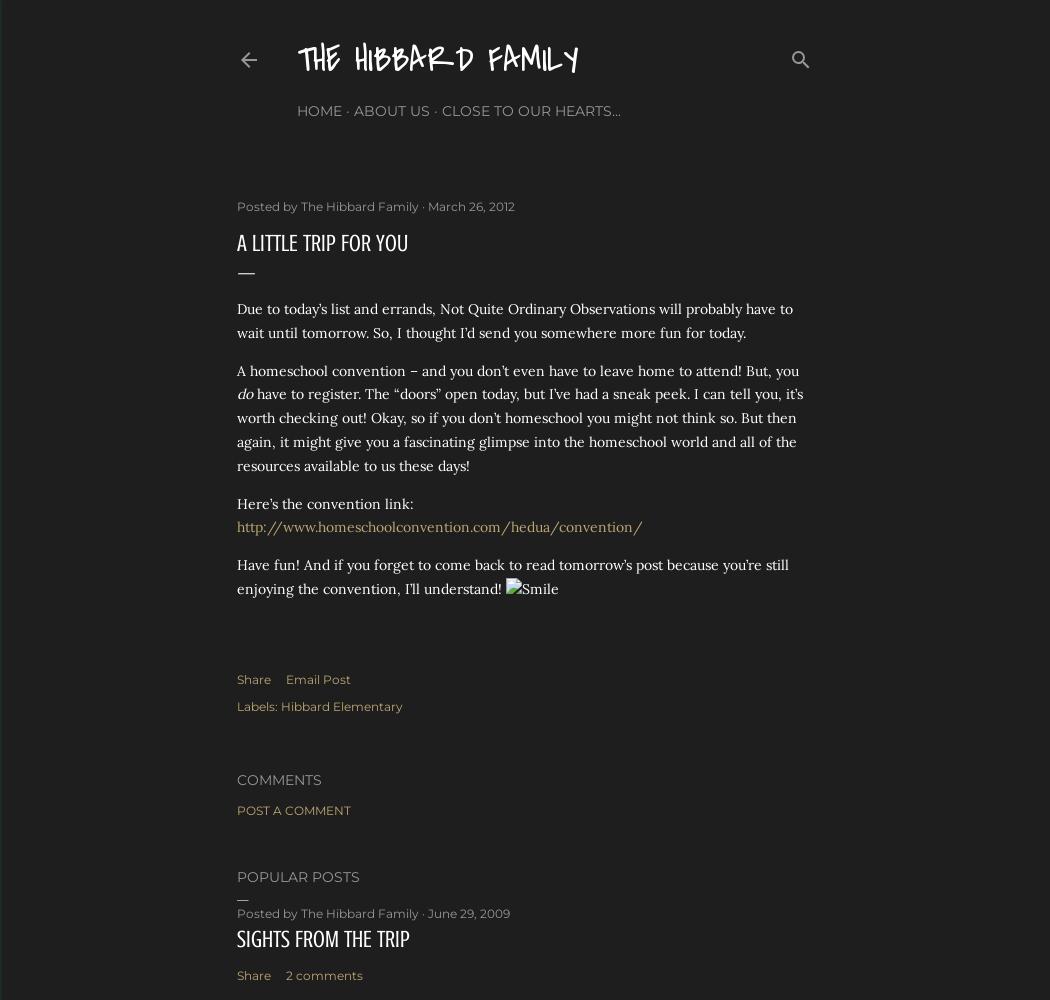  What do you see at coordinates (322, 242) in the screenshot?
I see `'A Little Trip for You'` at bounding box center [322, 242].